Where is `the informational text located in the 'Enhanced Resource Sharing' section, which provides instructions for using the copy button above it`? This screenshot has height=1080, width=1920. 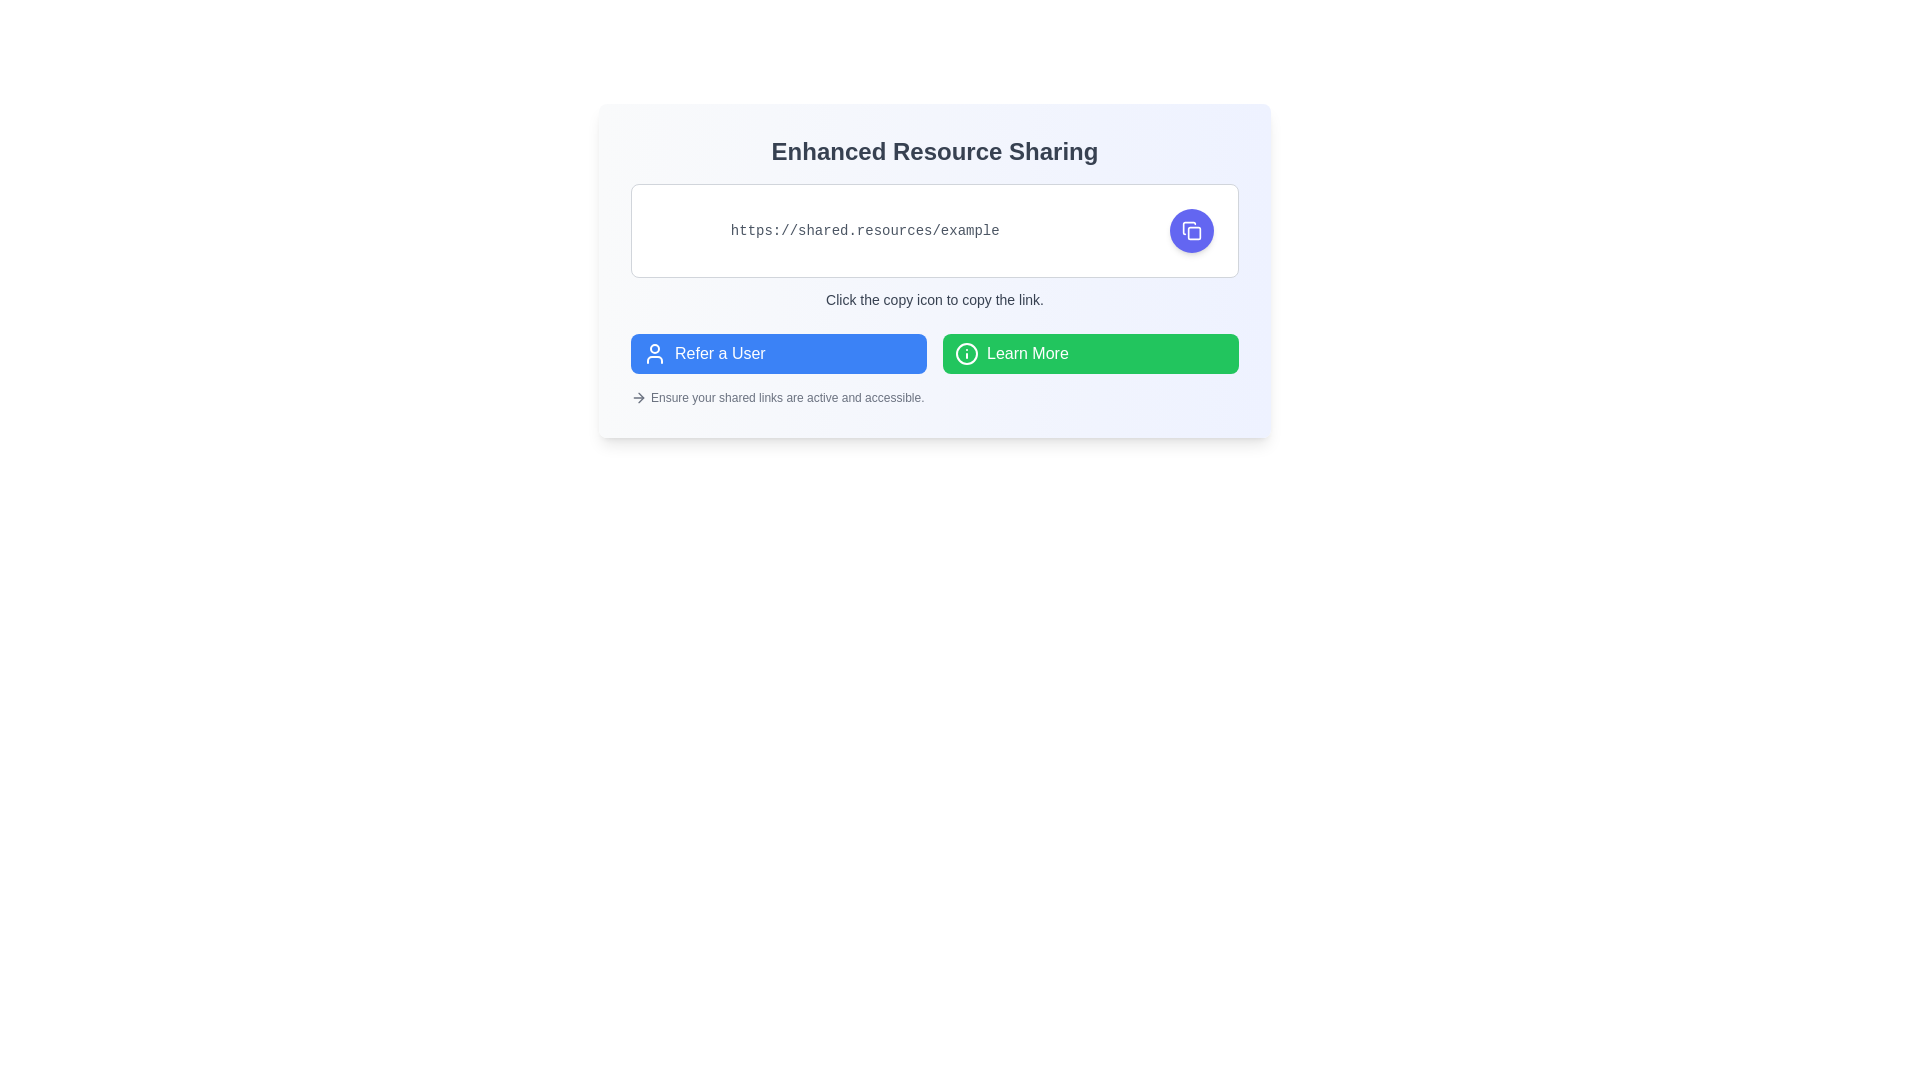
the informational text located in the 'Enhanced Resource Sharing' section, which provides instructions for using the copy button above it is located at coordinates (934, 300).